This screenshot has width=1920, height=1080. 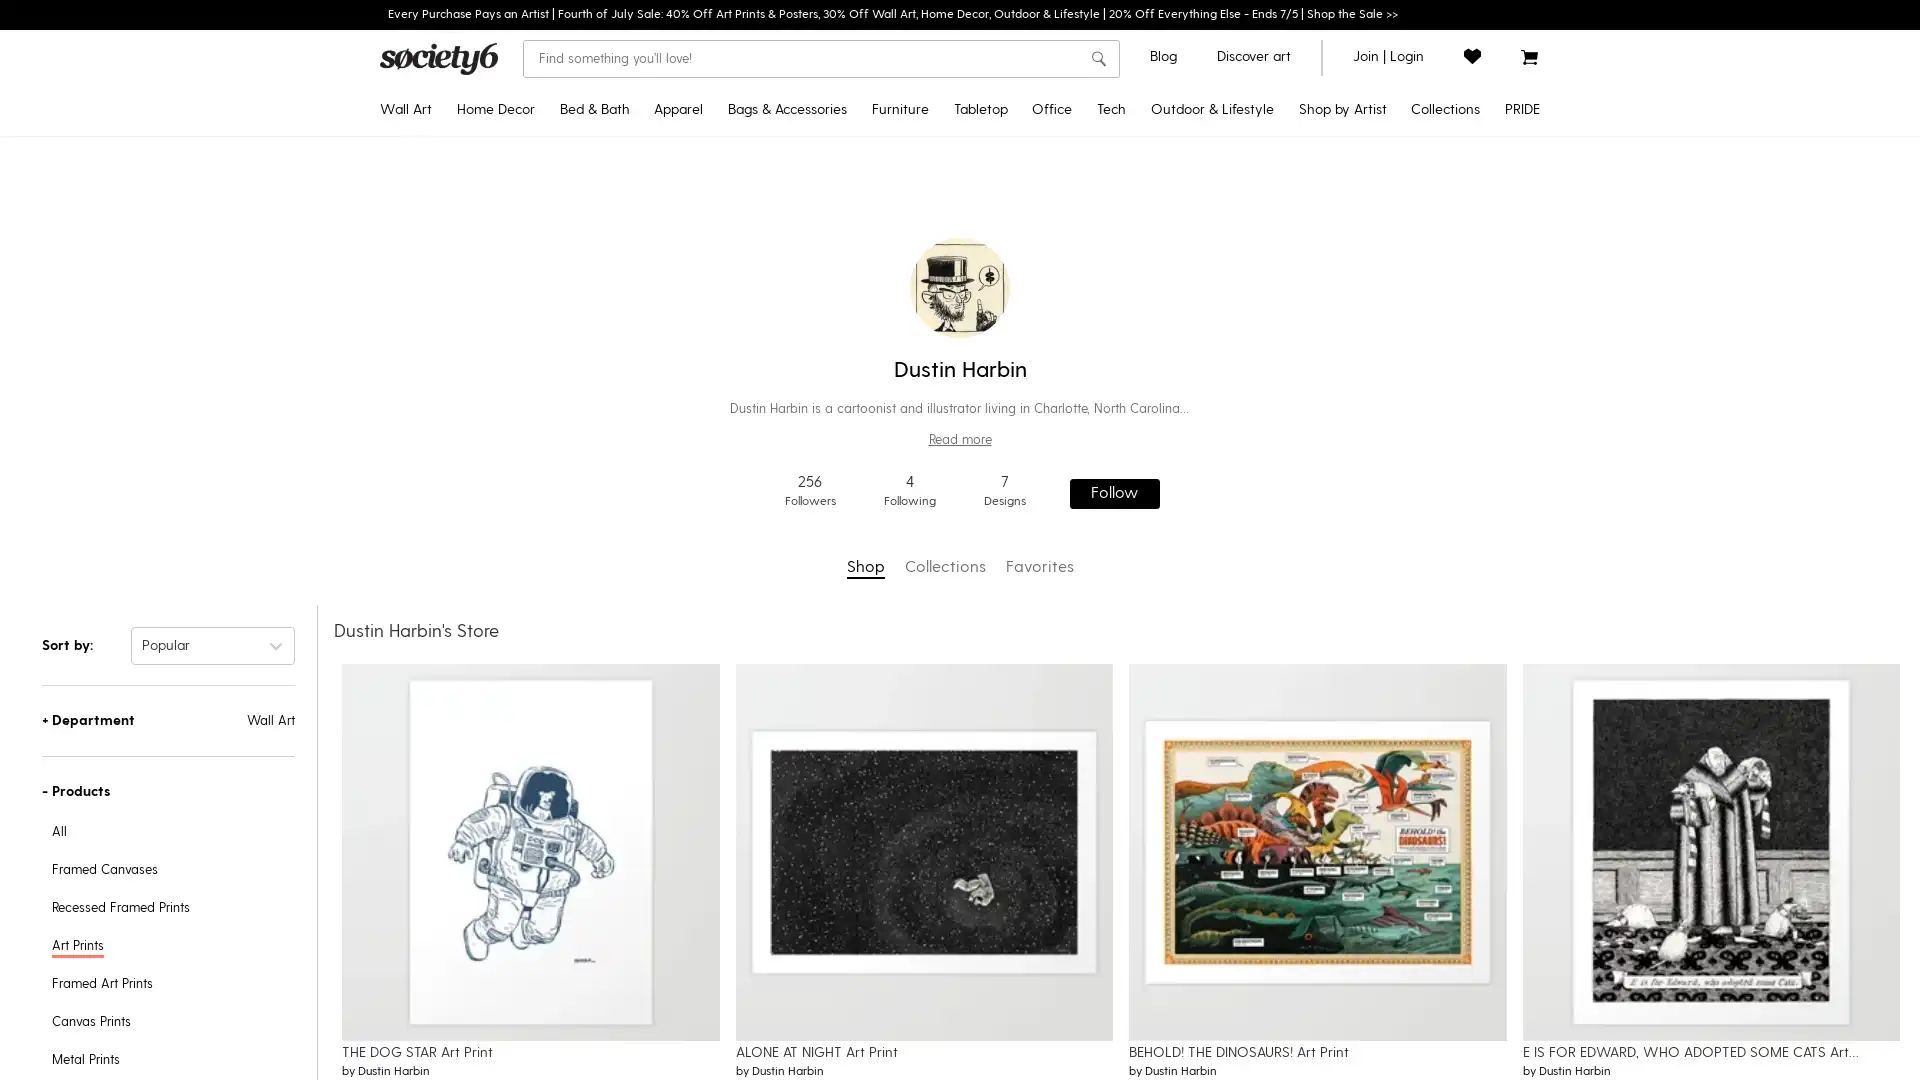 What do you see at coordinates (1017, 224) in the screenshot?
I see `Tablecloths` at bounding box center [1017, 224].